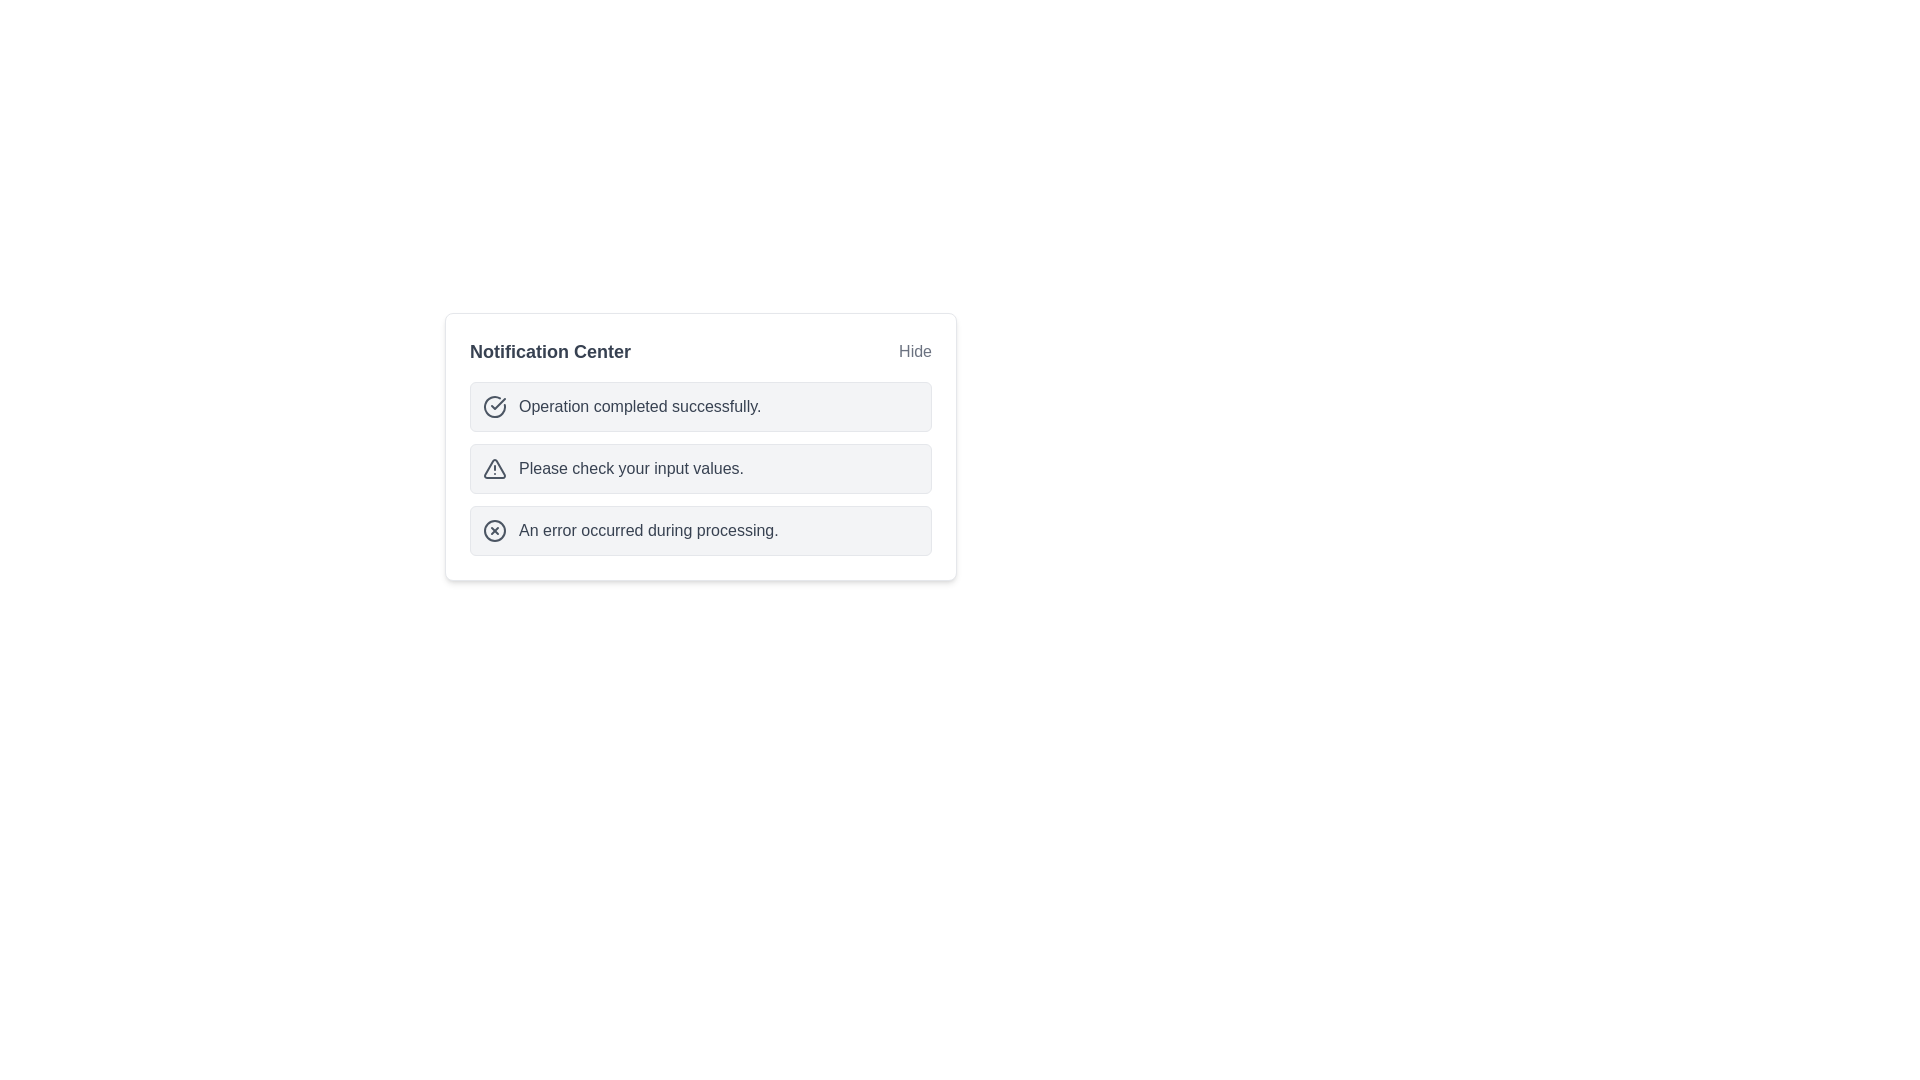 This screenshot has width=1920, height=1080. I want to click on the Heading element at the top-left corner of the notification panel to provide visual interaction, so click(550, 350).